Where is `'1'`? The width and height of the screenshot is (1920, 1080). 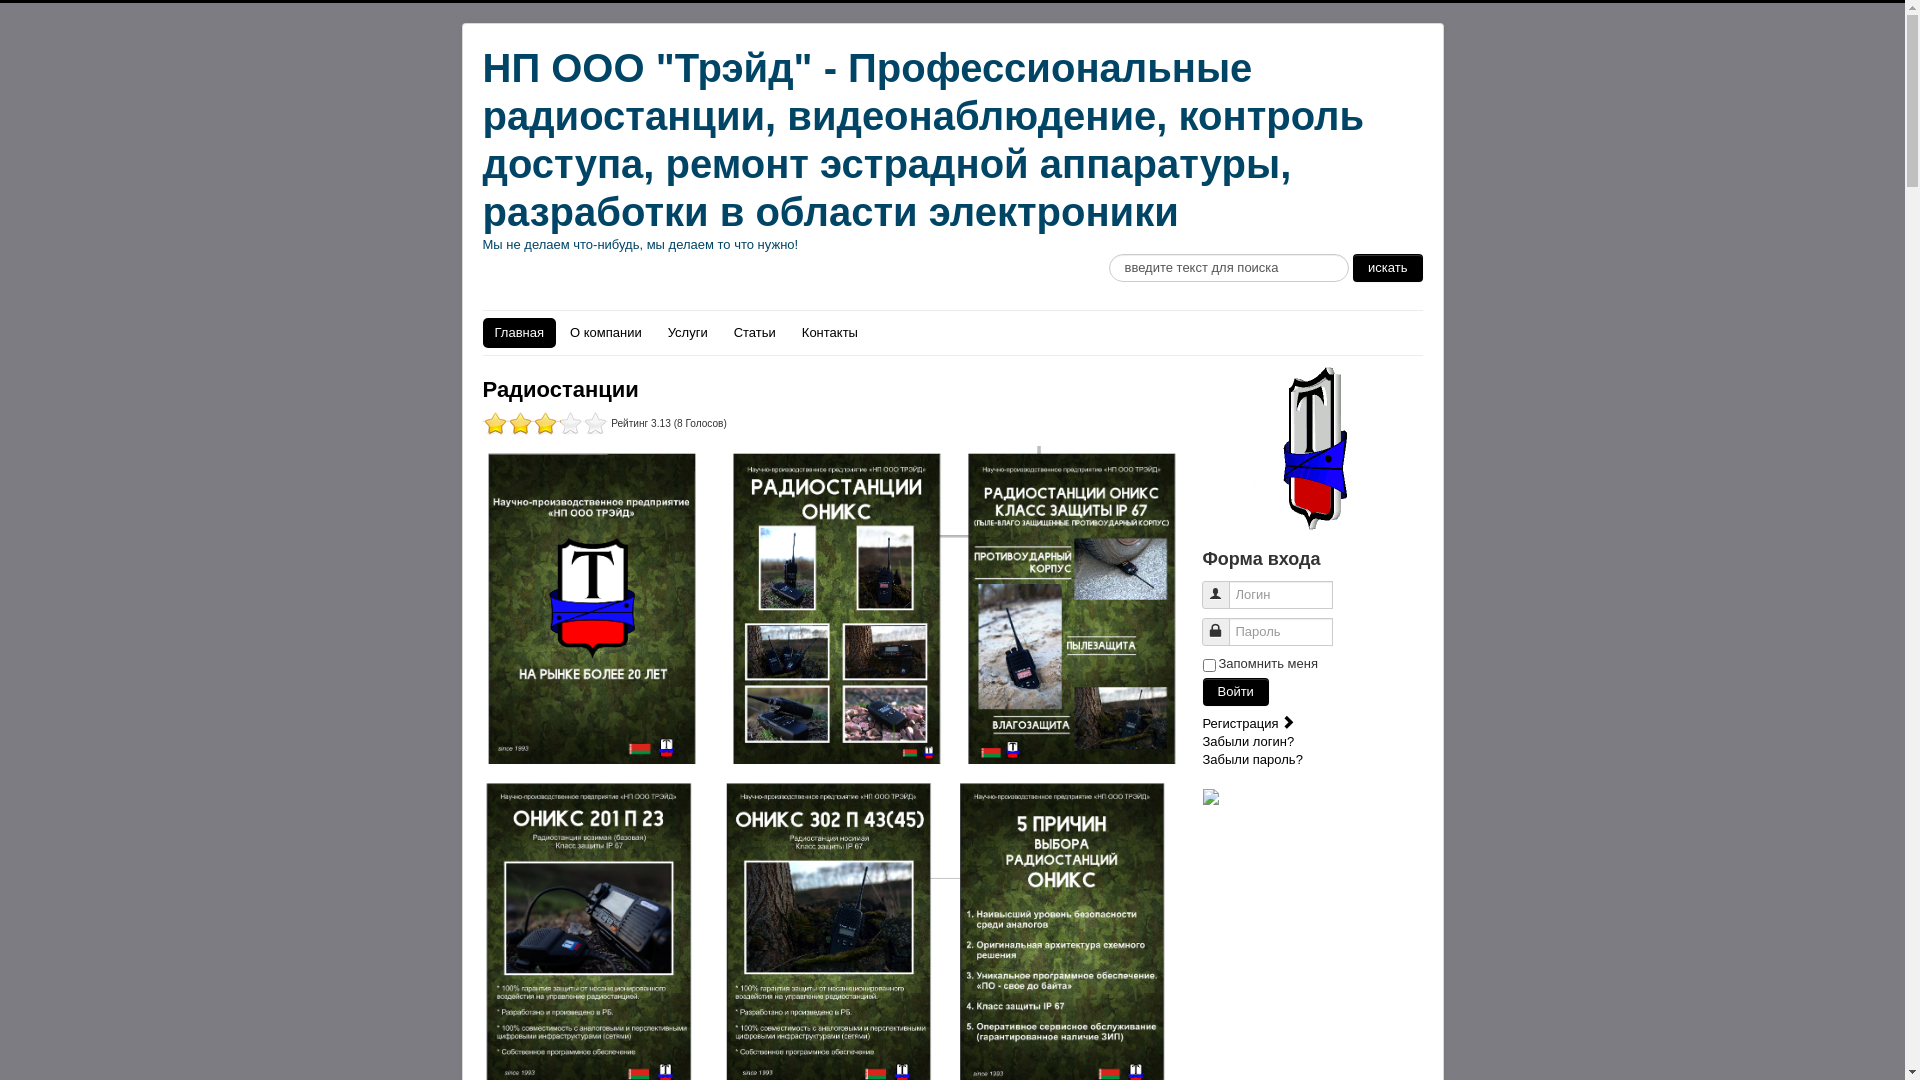 '1' is located at coordinates (532, 422).